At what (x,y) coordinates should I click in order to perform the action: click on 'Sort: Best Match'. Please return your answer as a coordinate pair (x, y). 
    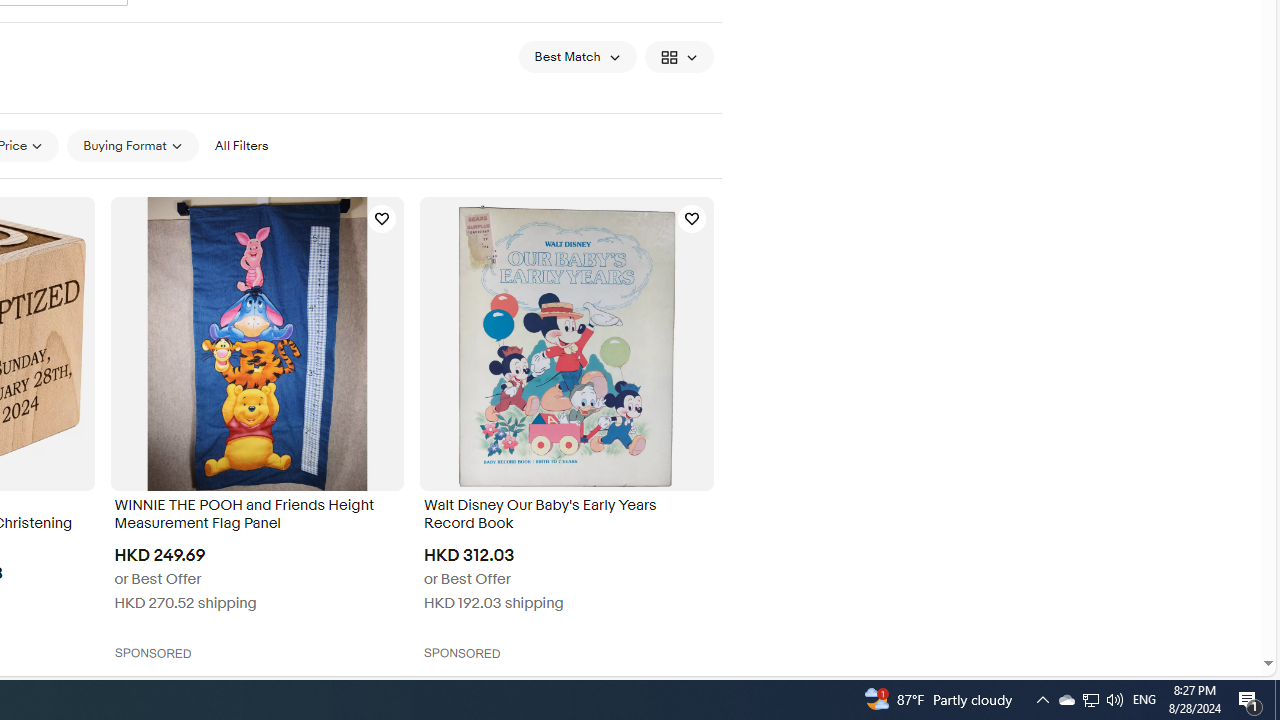
    Looking at the image, I should click on (576, 55).